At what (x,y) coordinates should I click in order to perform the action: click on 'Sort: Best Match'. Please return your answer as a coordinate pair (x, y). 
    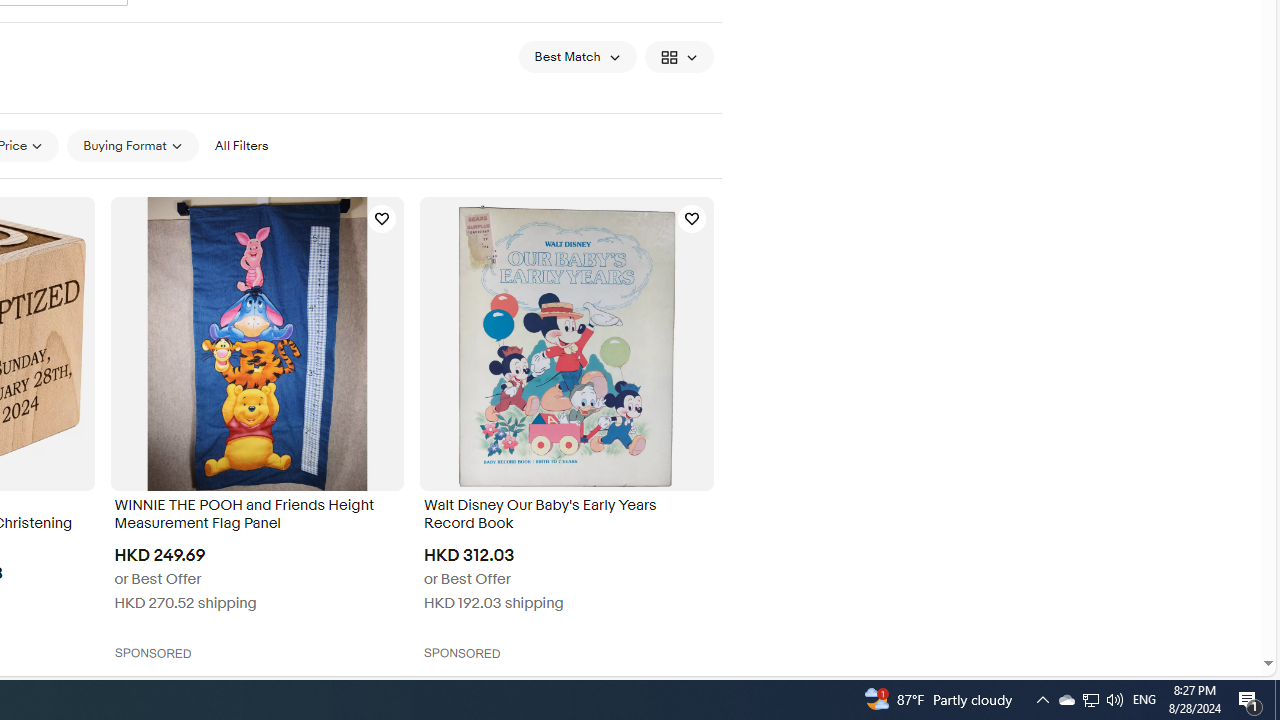
    Looking at the image, I should click on (576, 55).